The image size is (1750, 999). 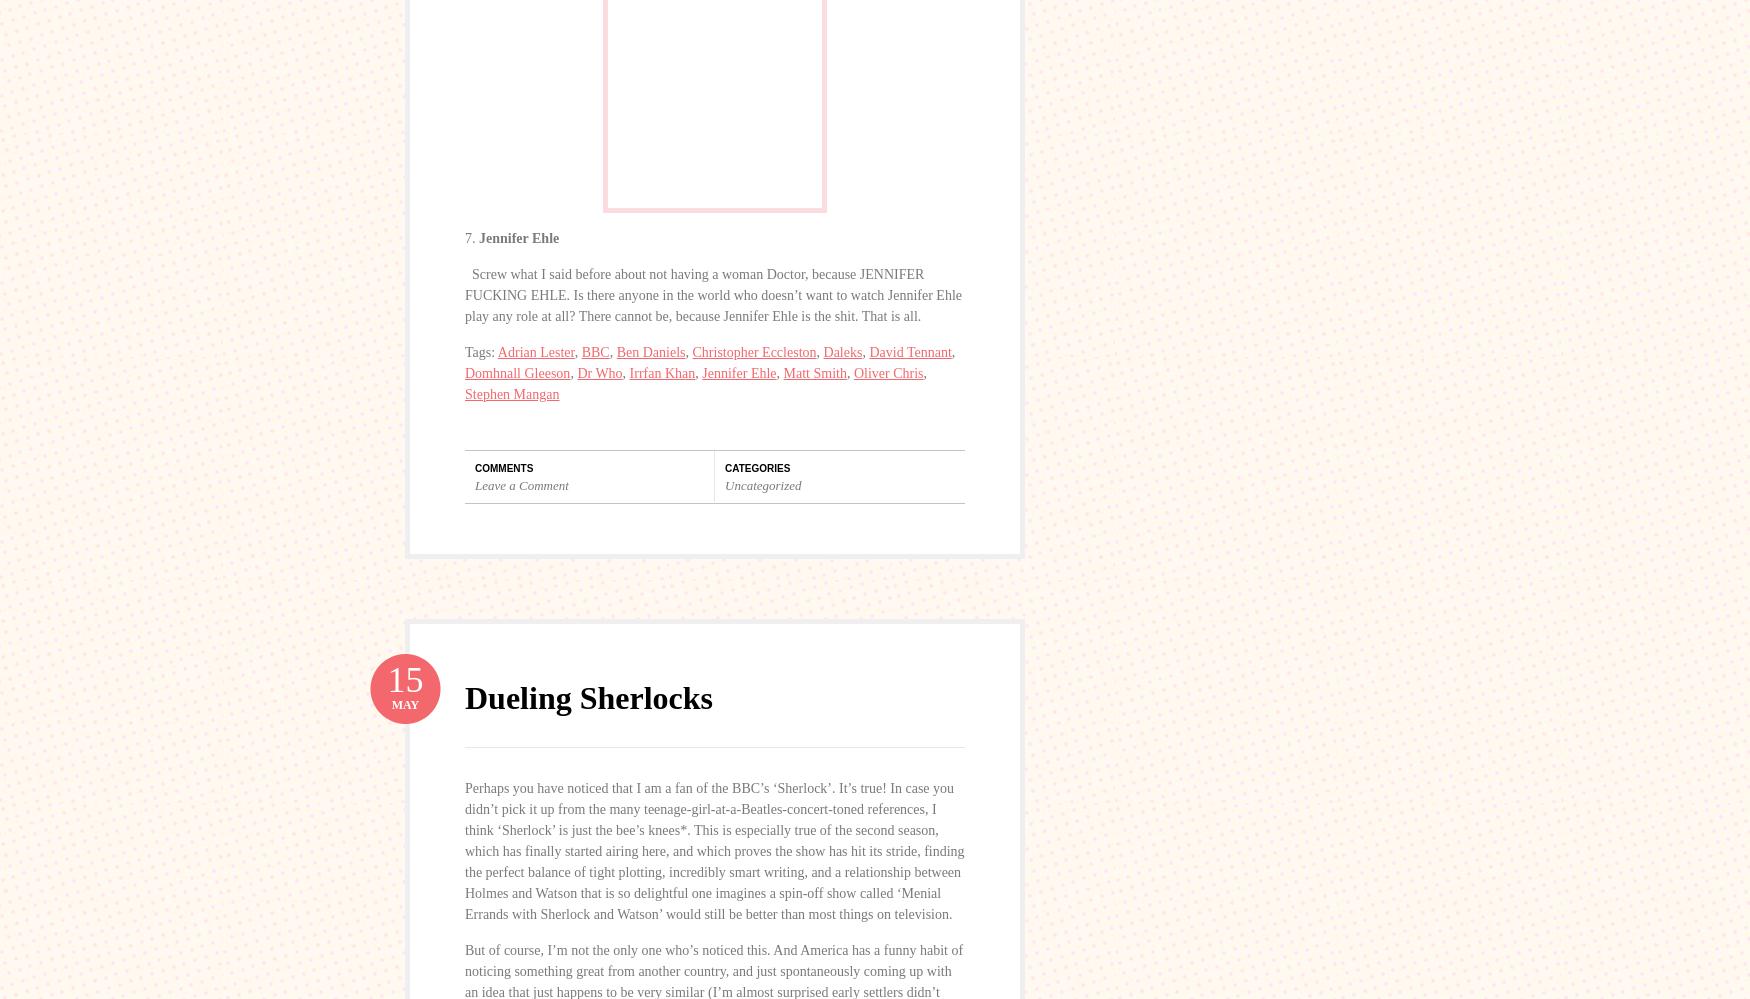 What do you see at coordinates (511, 392) in the screenshot?
I see `'Stephen Mangan'` at bounding box center [511, 392].